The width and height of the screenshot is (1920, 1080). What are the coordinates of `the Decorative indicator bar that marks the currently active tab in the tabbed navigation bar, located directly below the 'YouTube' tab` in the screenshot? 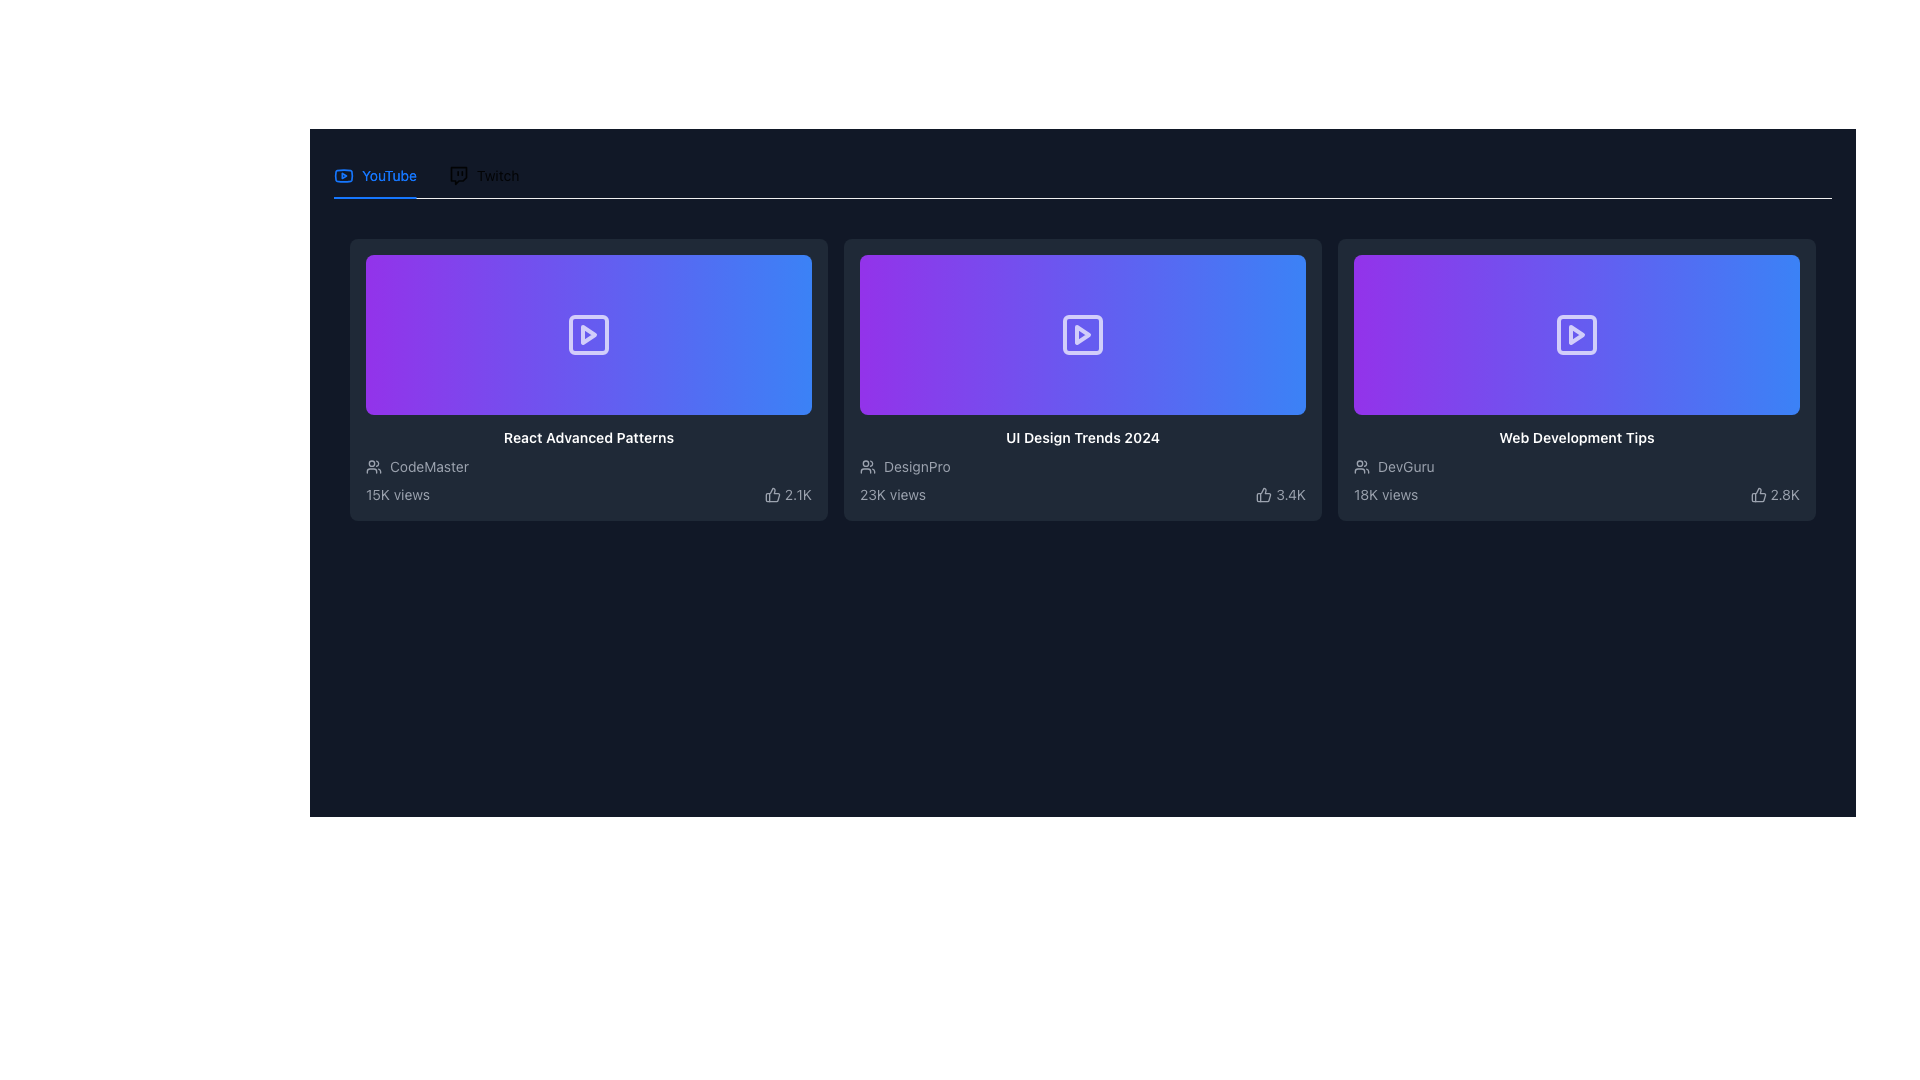 It's located at (375, 197).